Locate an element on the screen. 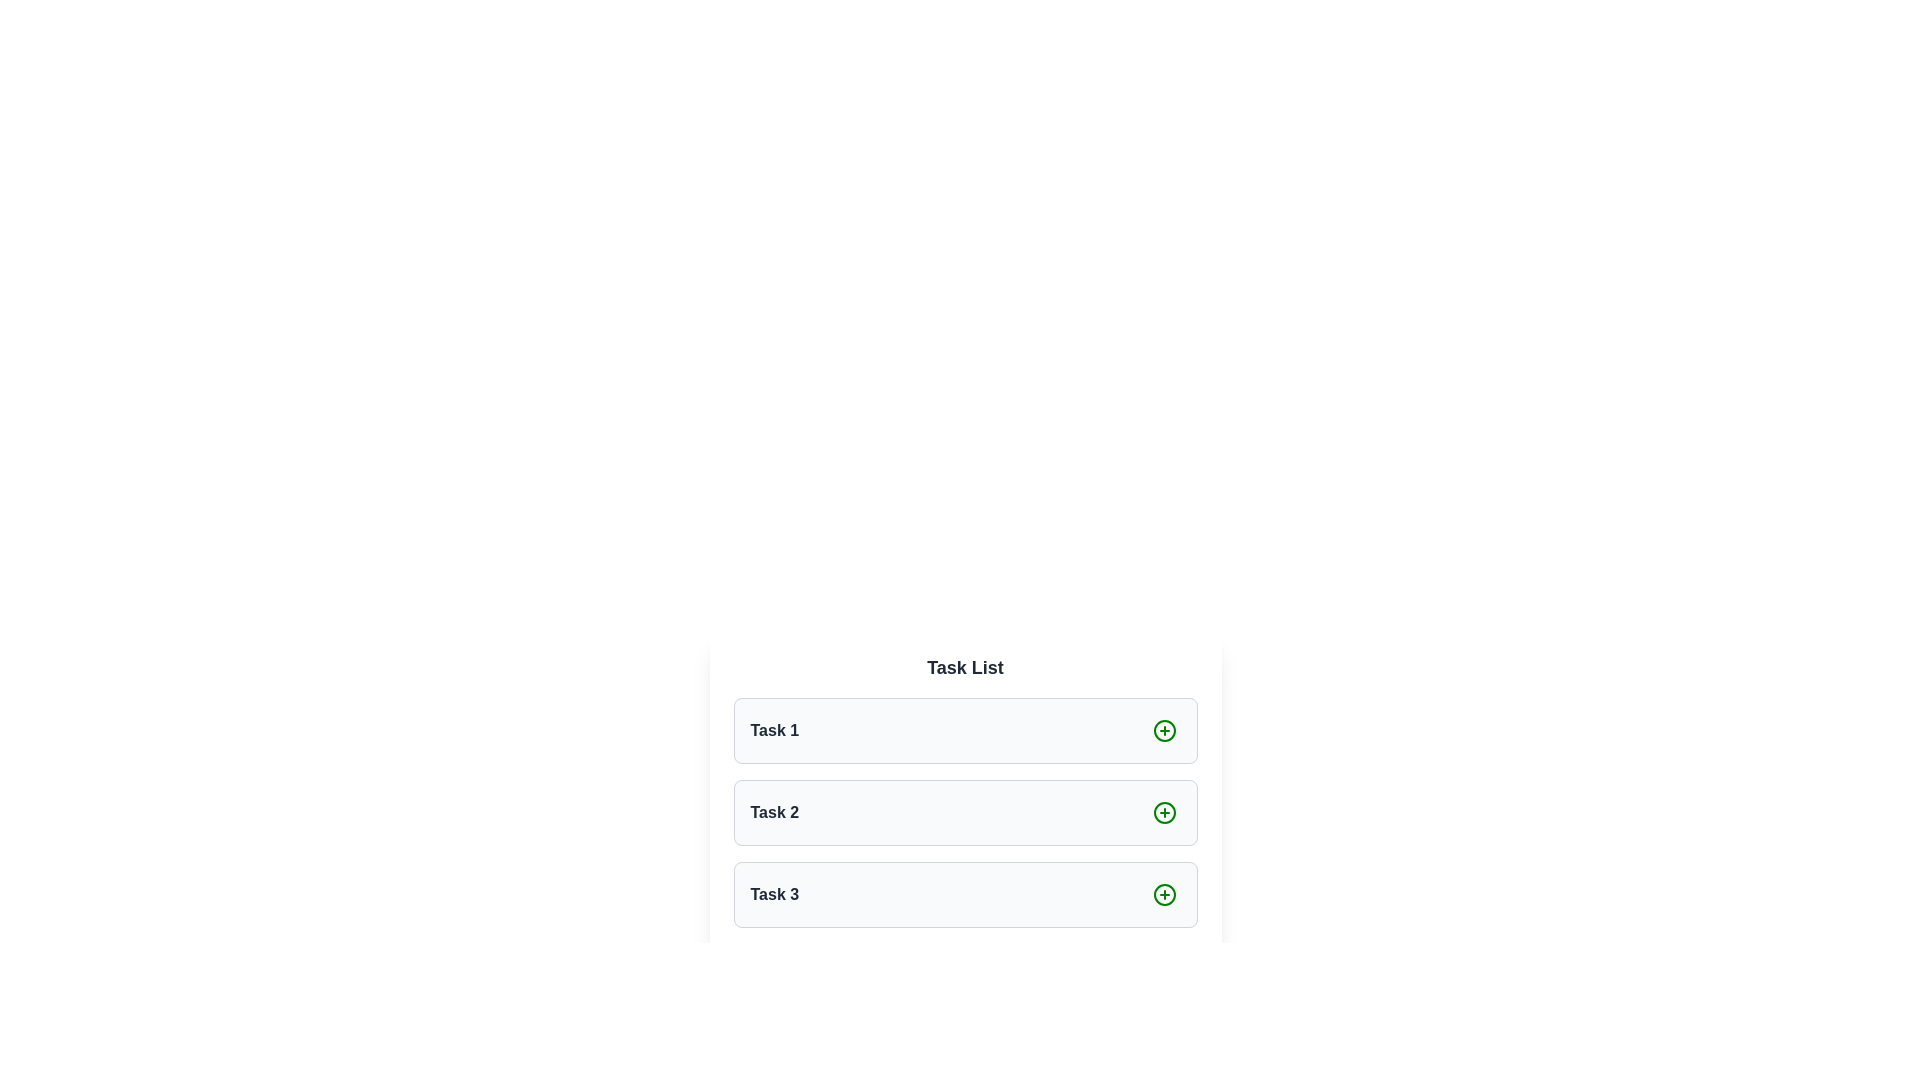 The height and width of the screenshot is (1080, 1920). the SVG circle element with a radius of 10 located at the end of the row for 'Task 1', which is styled with no fill and a green stroke is located at coordinates (1164, 731).